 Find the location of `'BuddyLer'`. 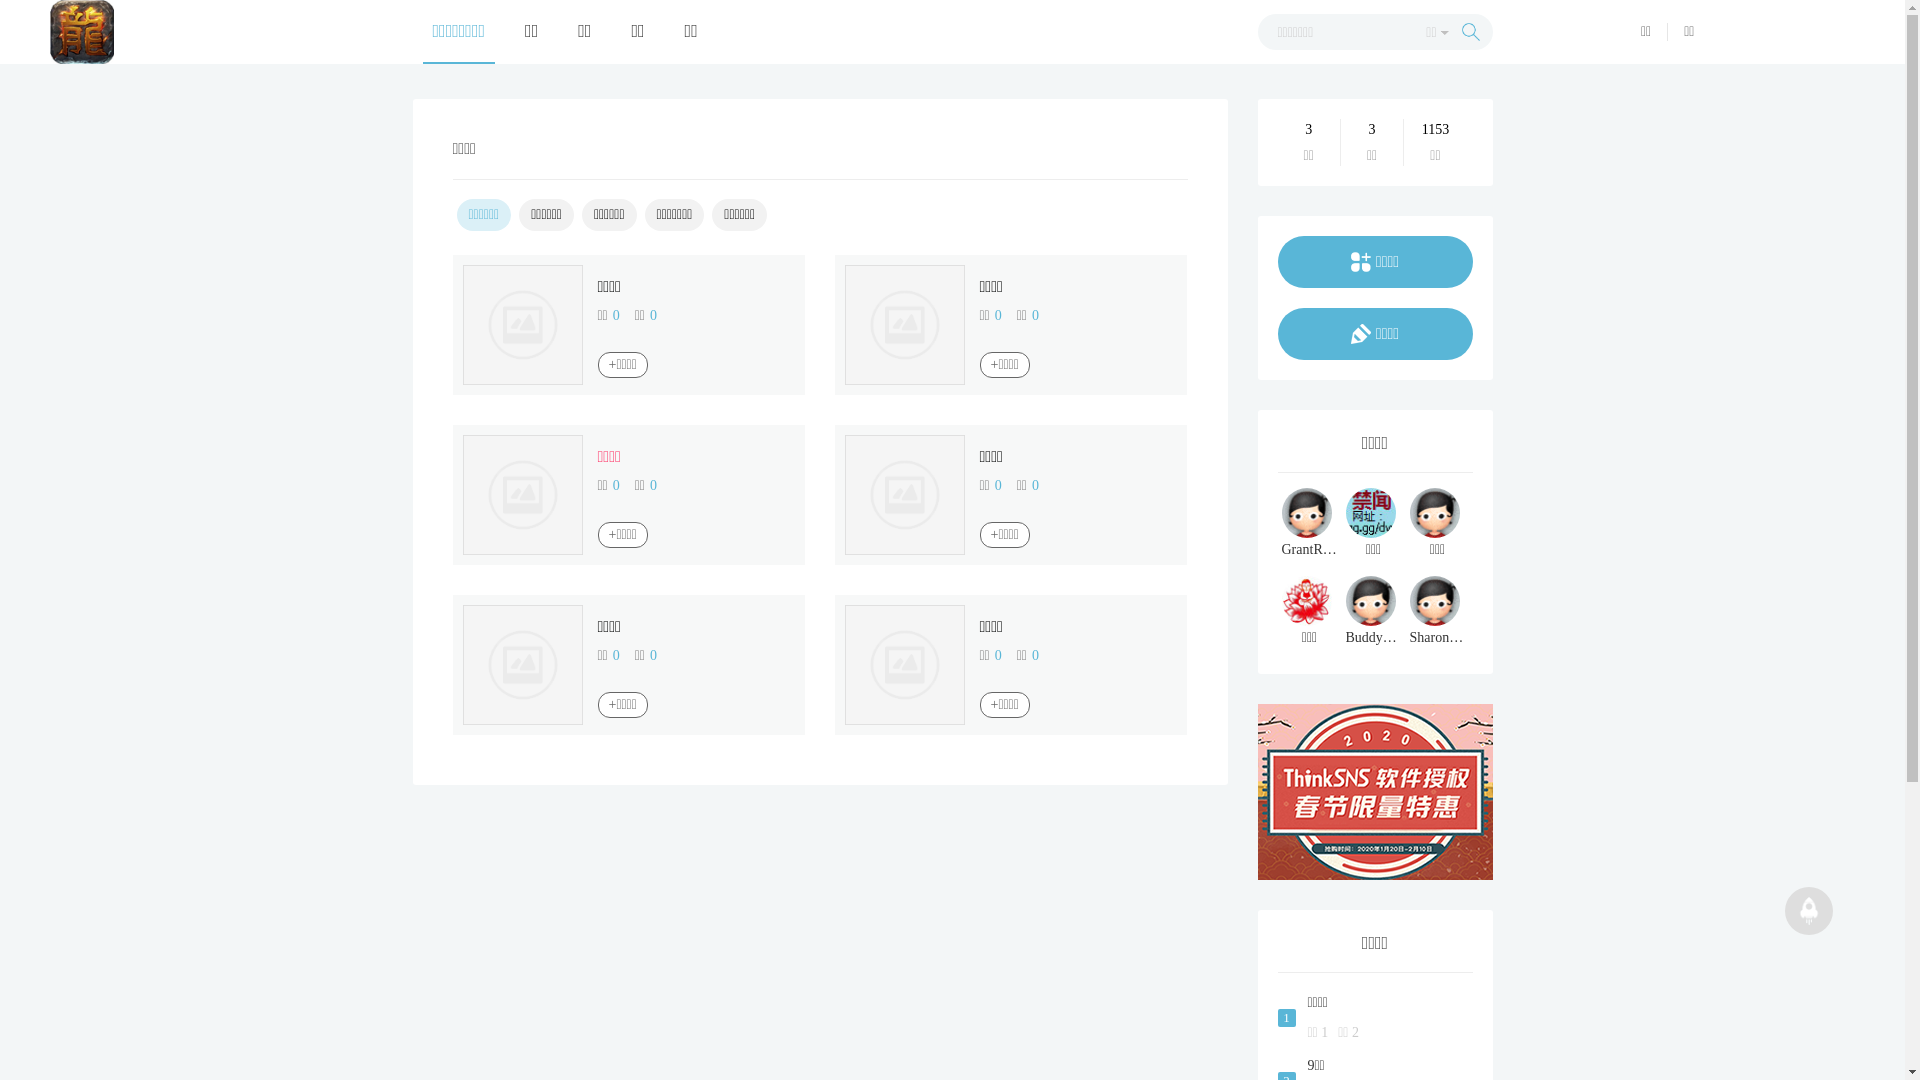

'BuddyLer' is located at coordinates (1372, 611).